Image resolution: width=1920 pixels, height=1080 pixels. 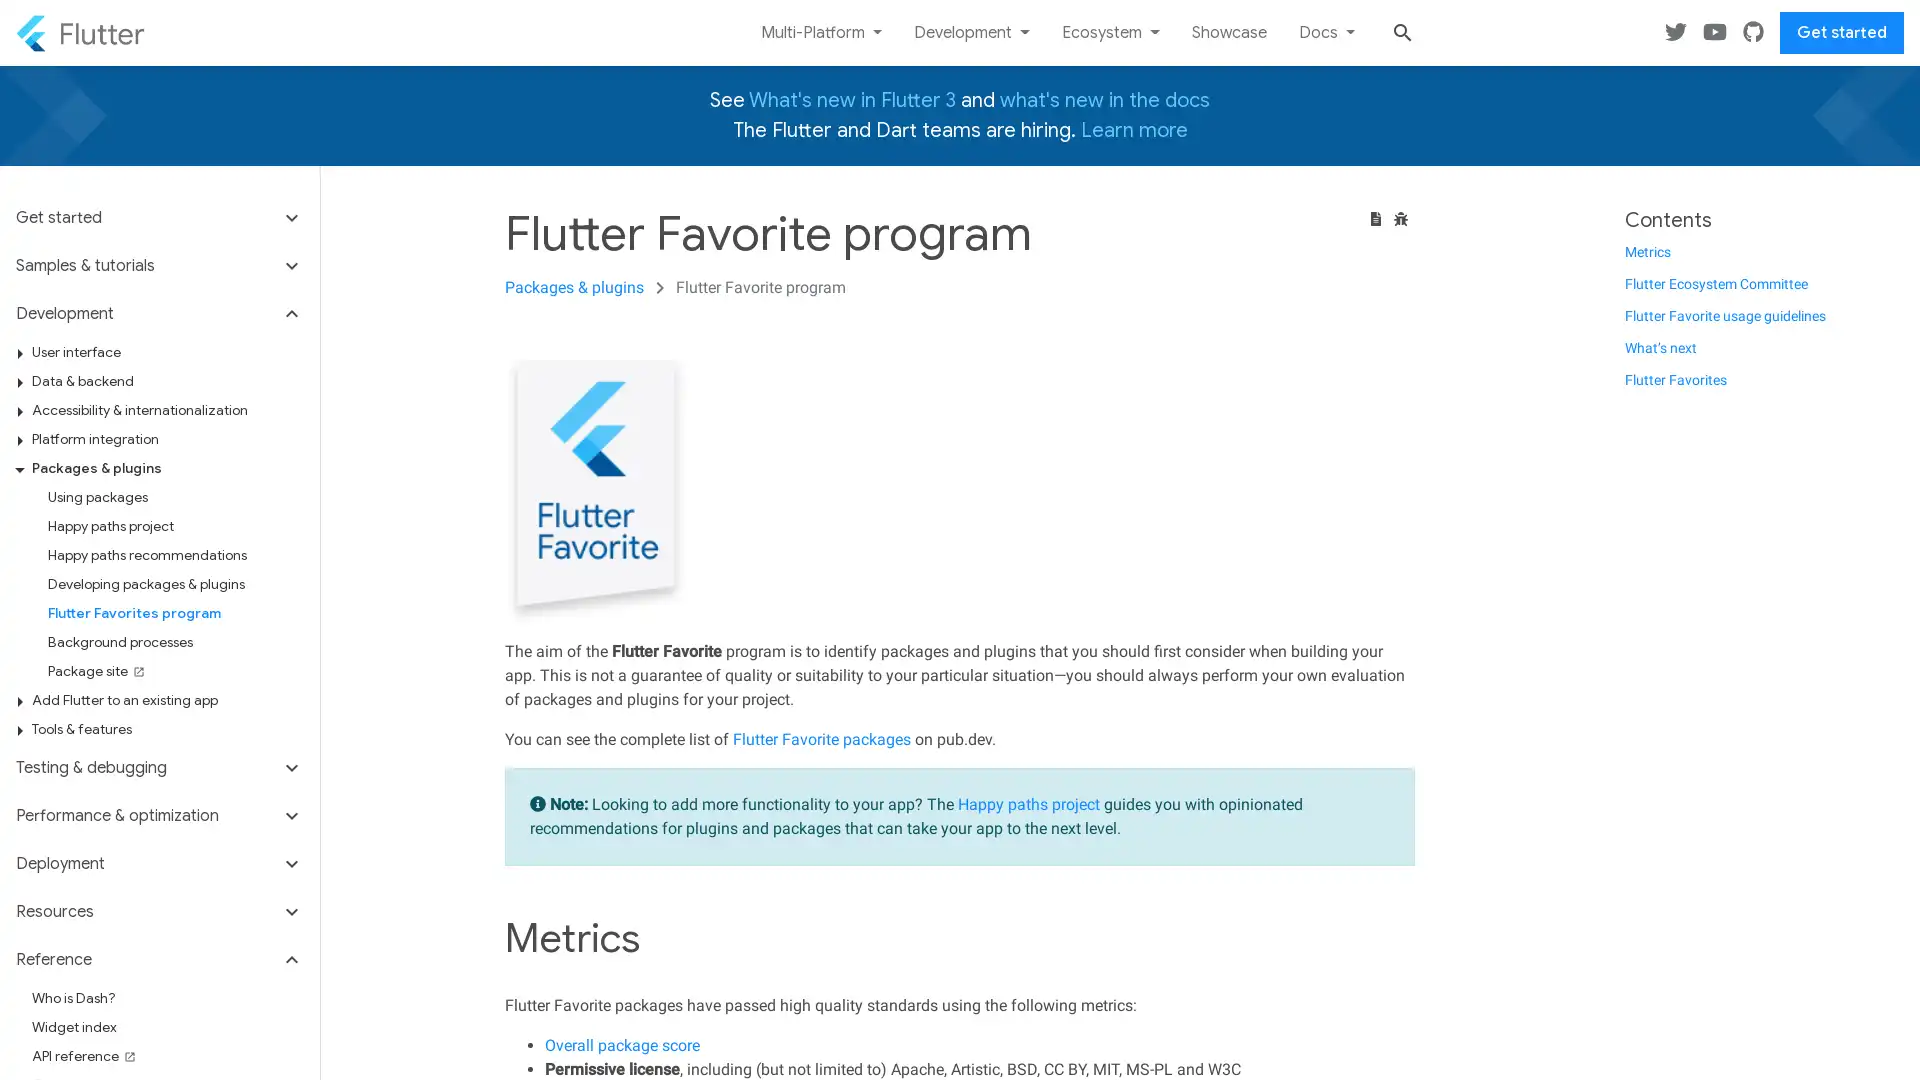 I want to click on Reference keyboard_arrow_down, so click(x=158, y=959).